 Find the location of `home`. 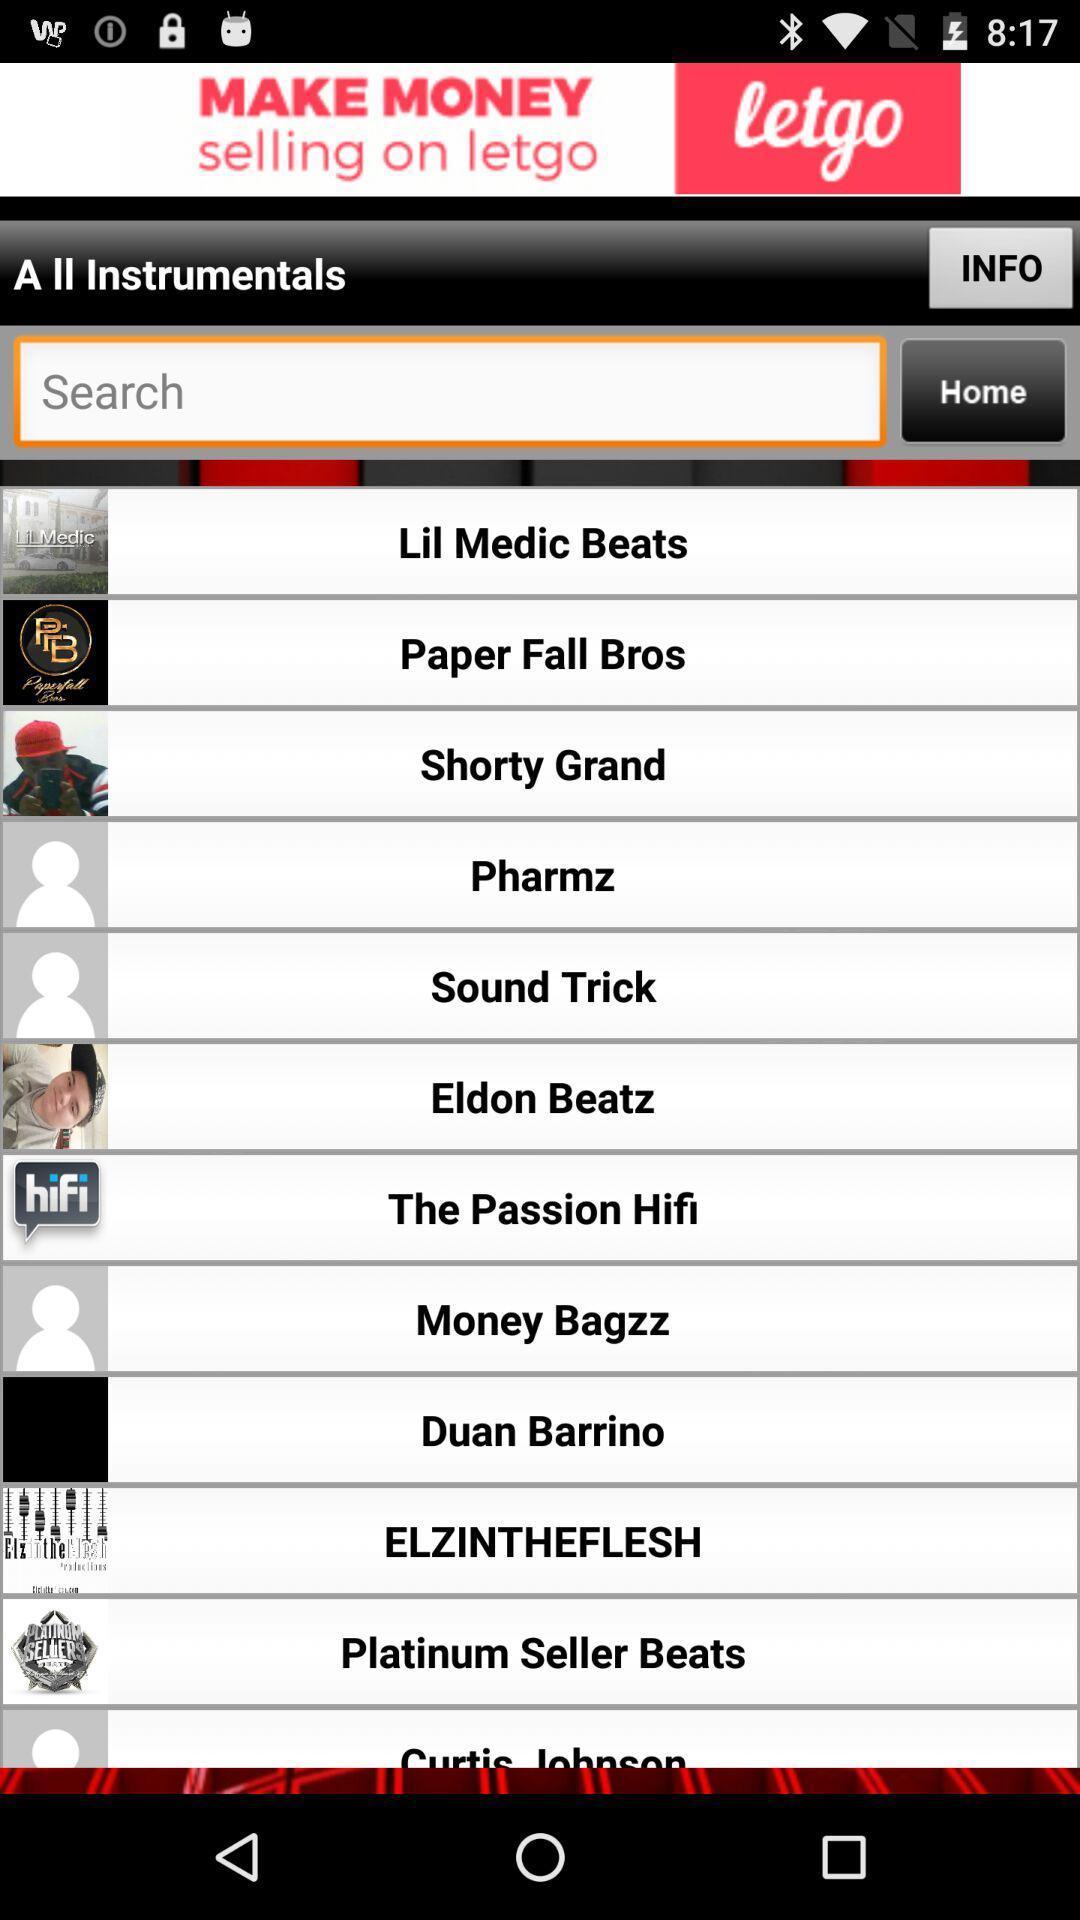

home is located at coordinates (982, 392).